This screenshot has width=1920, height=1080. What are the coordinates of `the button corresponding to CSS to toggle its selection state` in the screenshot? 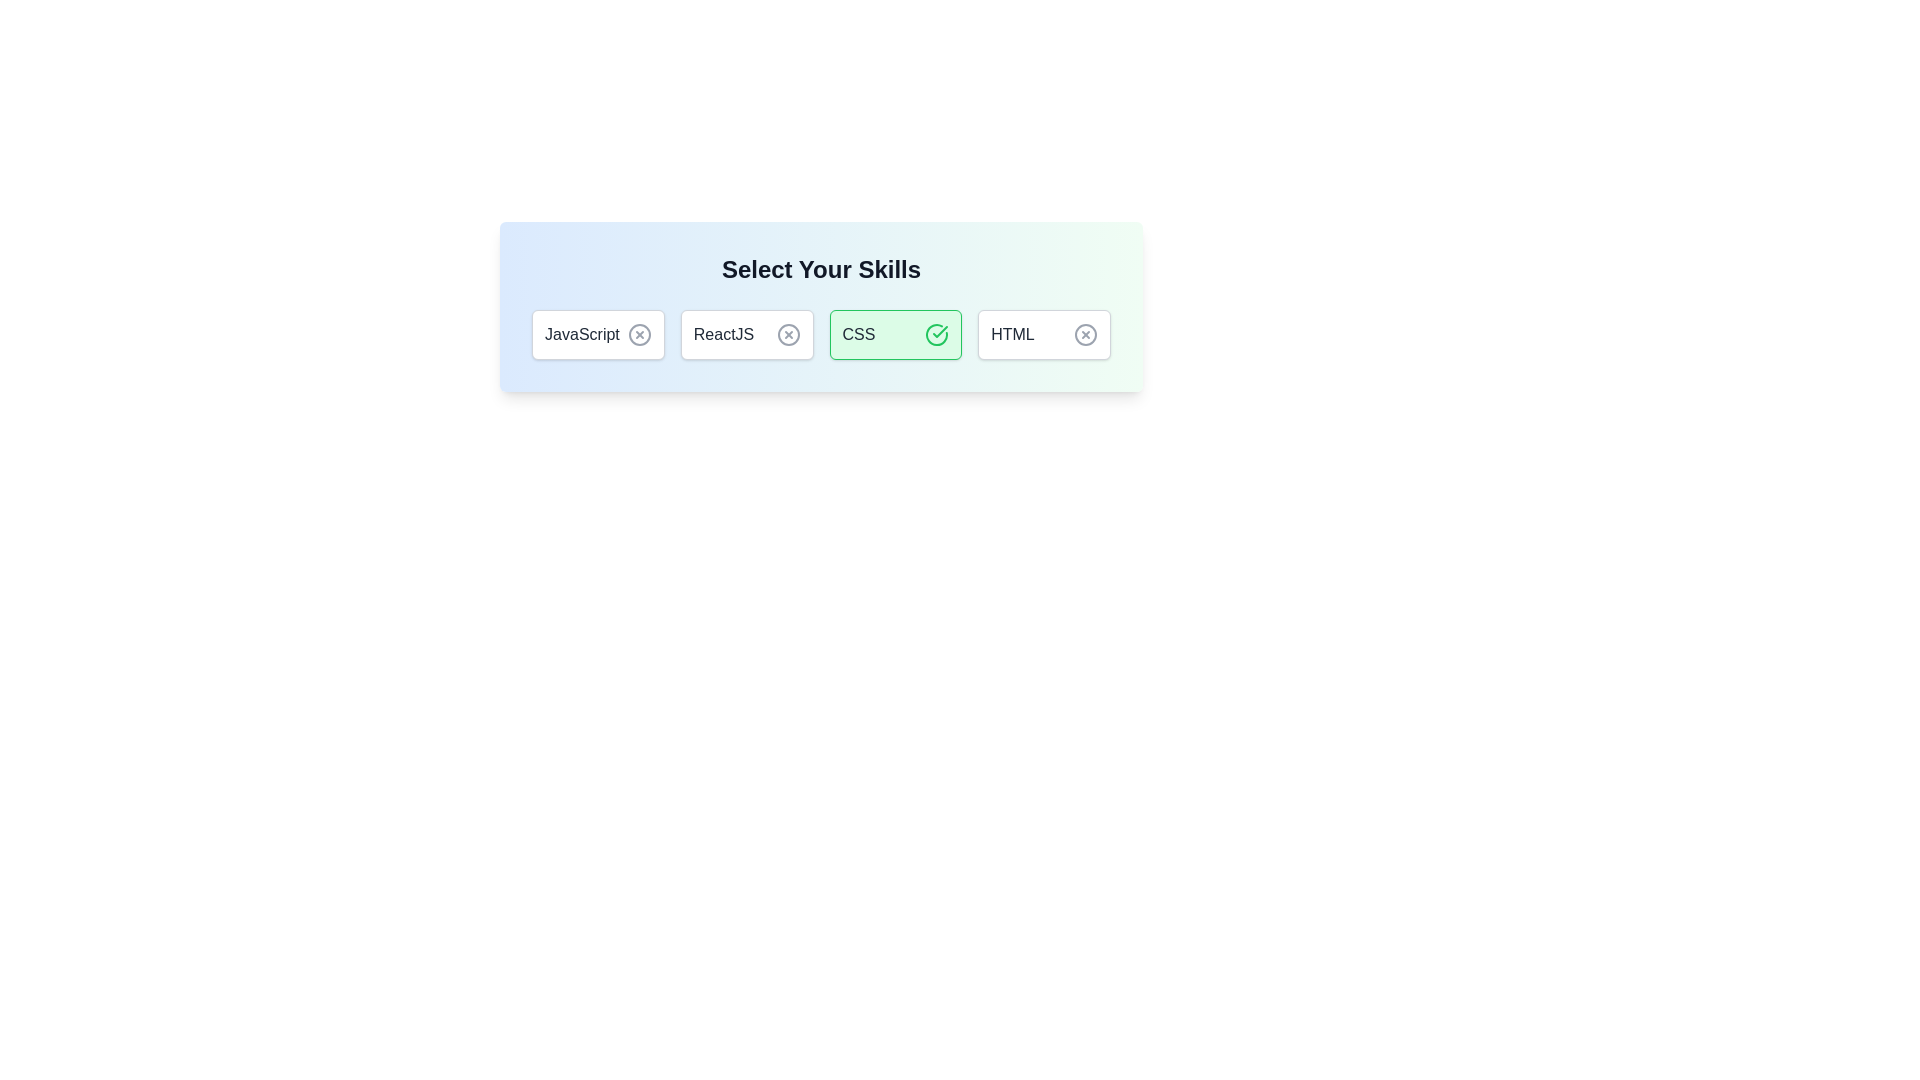 It's located at (893, 334).